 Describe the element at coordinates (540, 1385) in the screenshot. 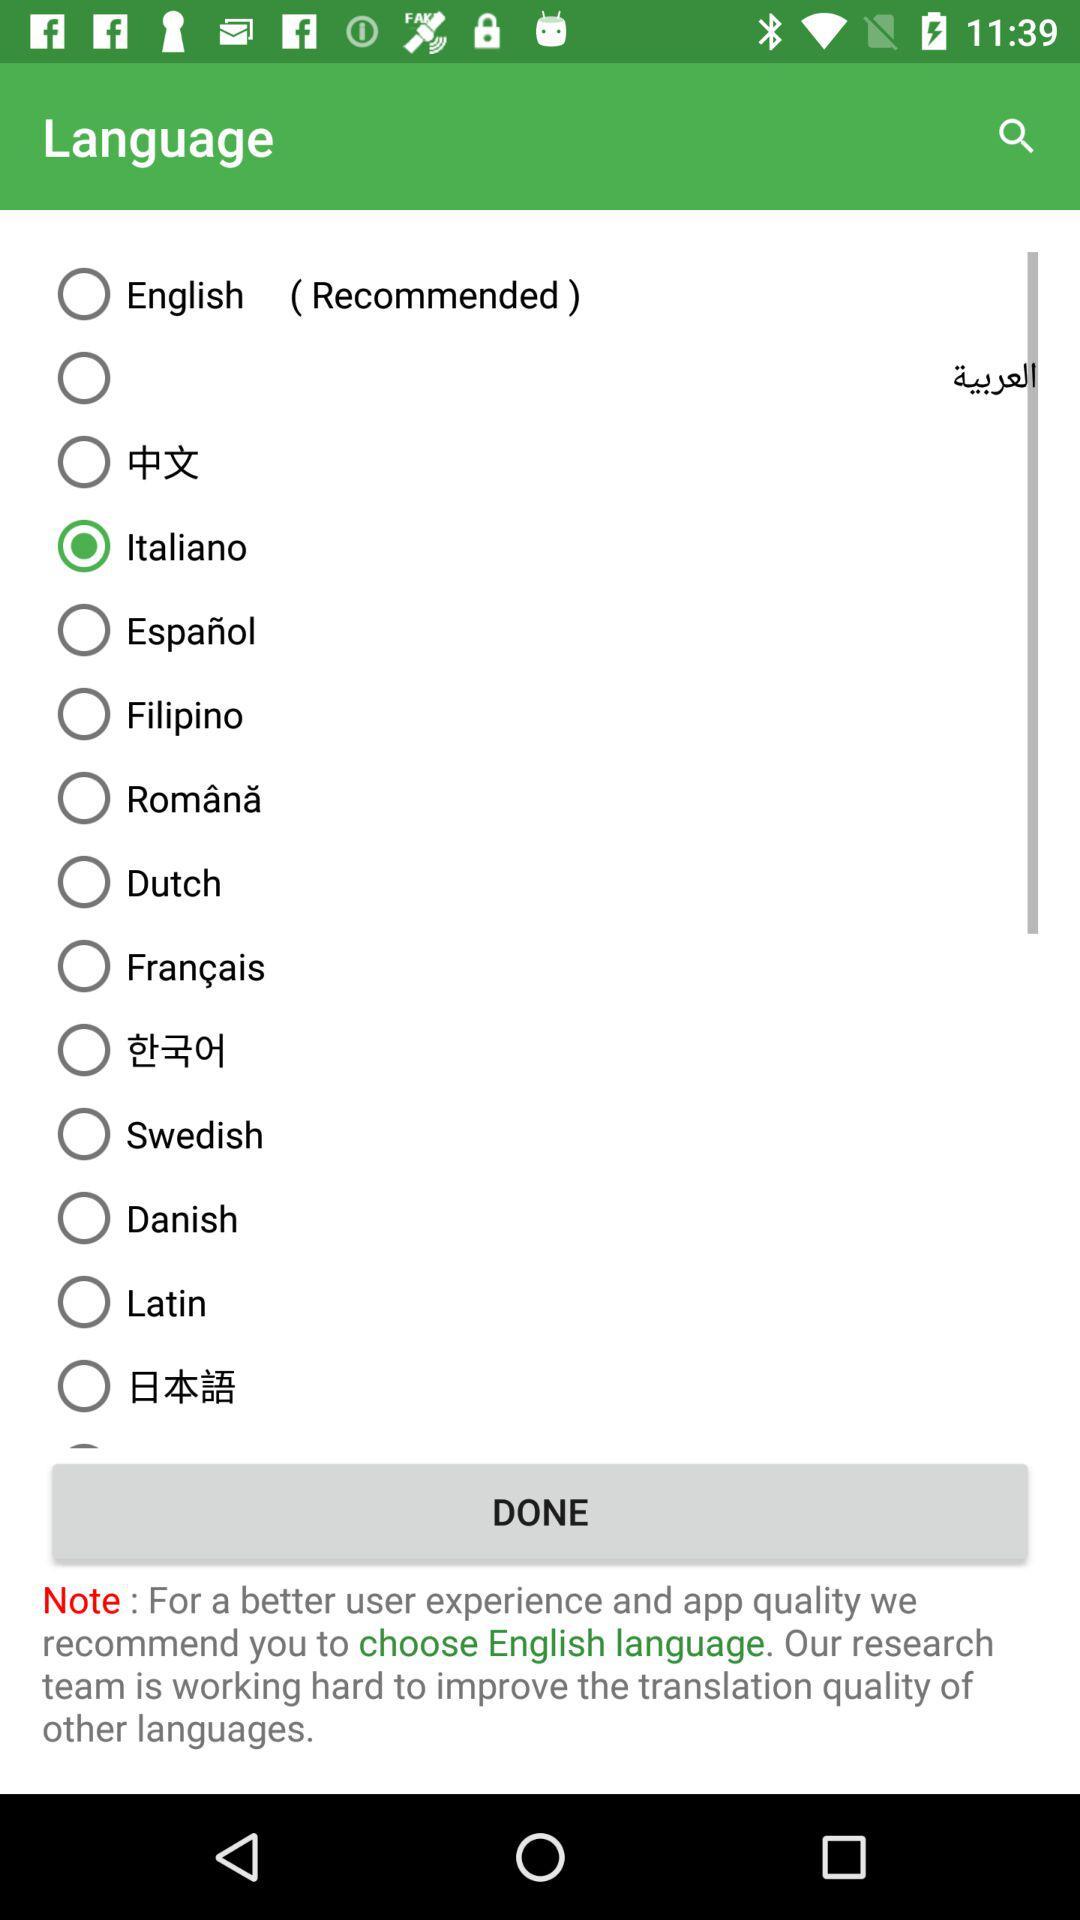

I see `item below latin item` at that location.